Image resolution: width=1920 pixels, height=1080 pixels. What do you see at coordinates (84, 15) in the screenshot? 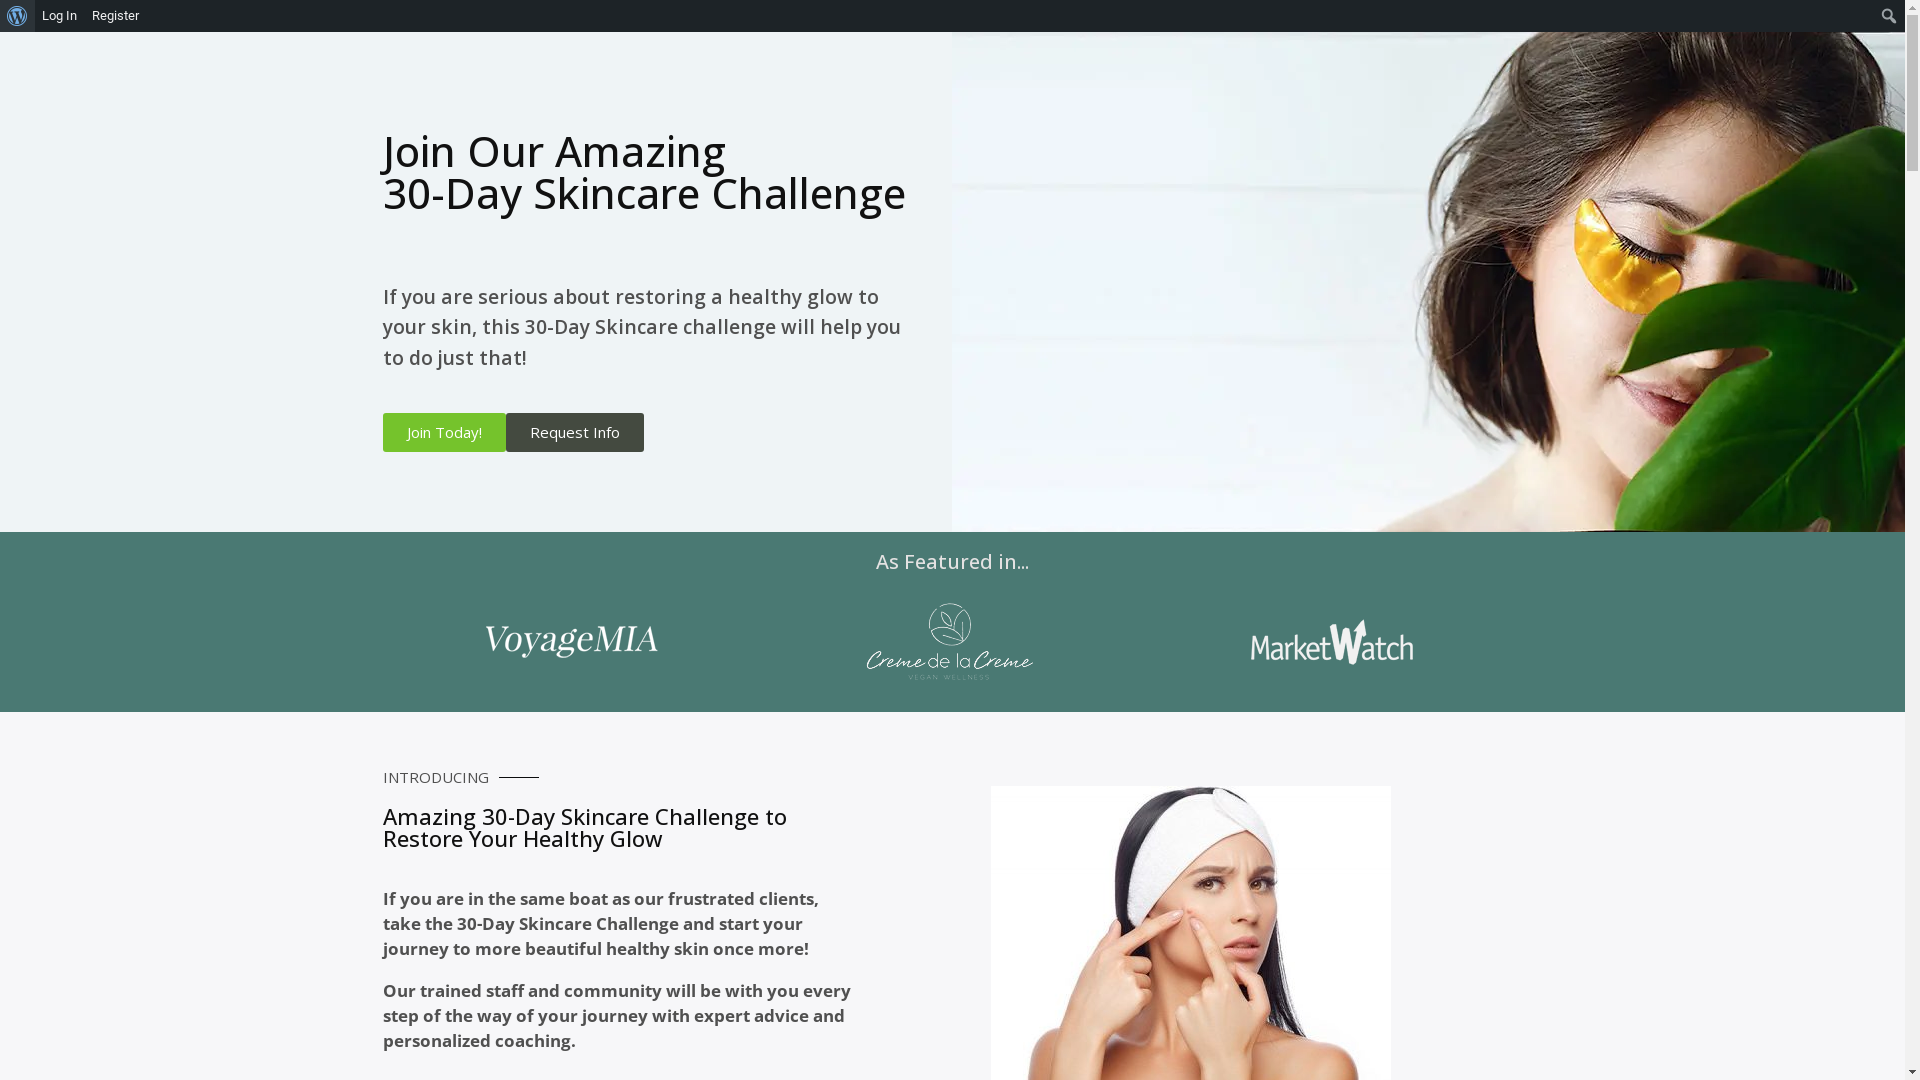
I see `'Register'` at bounding box center [84, 15].